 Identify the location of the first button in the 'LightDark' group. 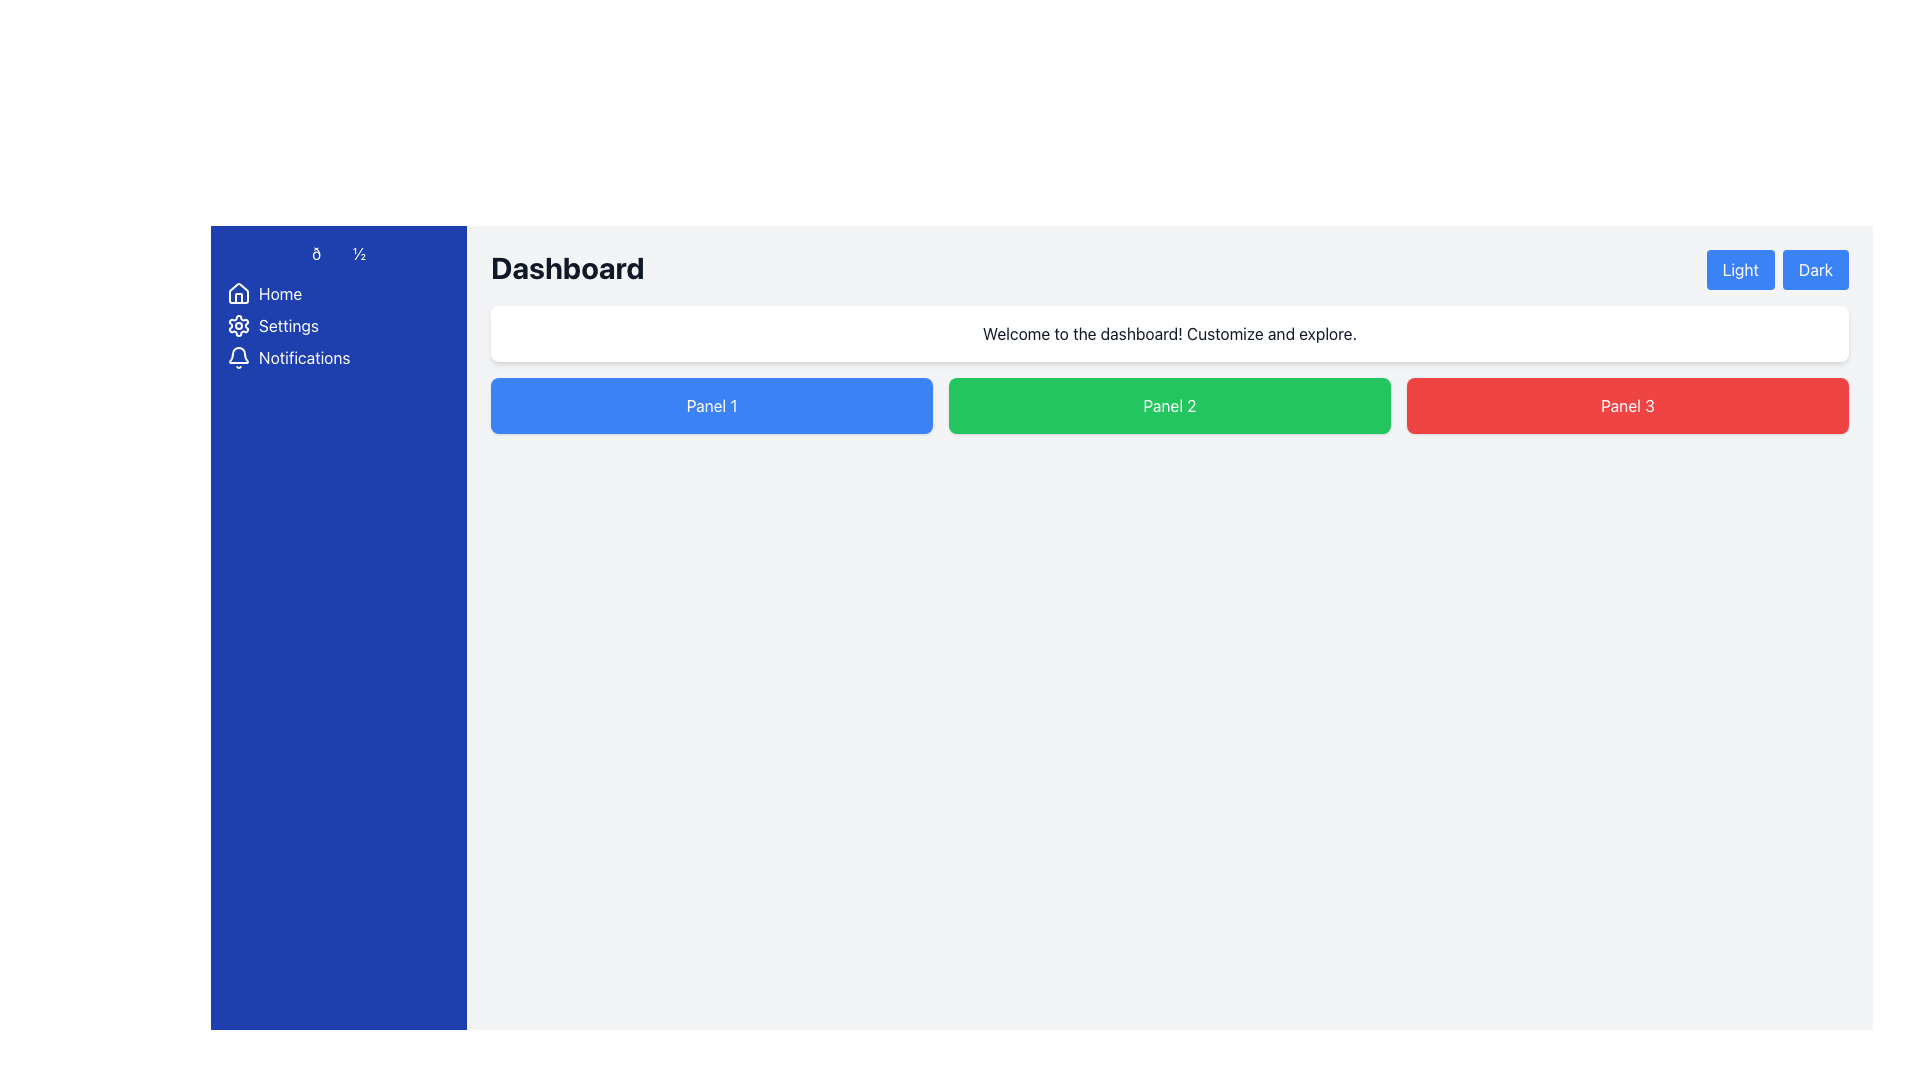
(1738, 270).